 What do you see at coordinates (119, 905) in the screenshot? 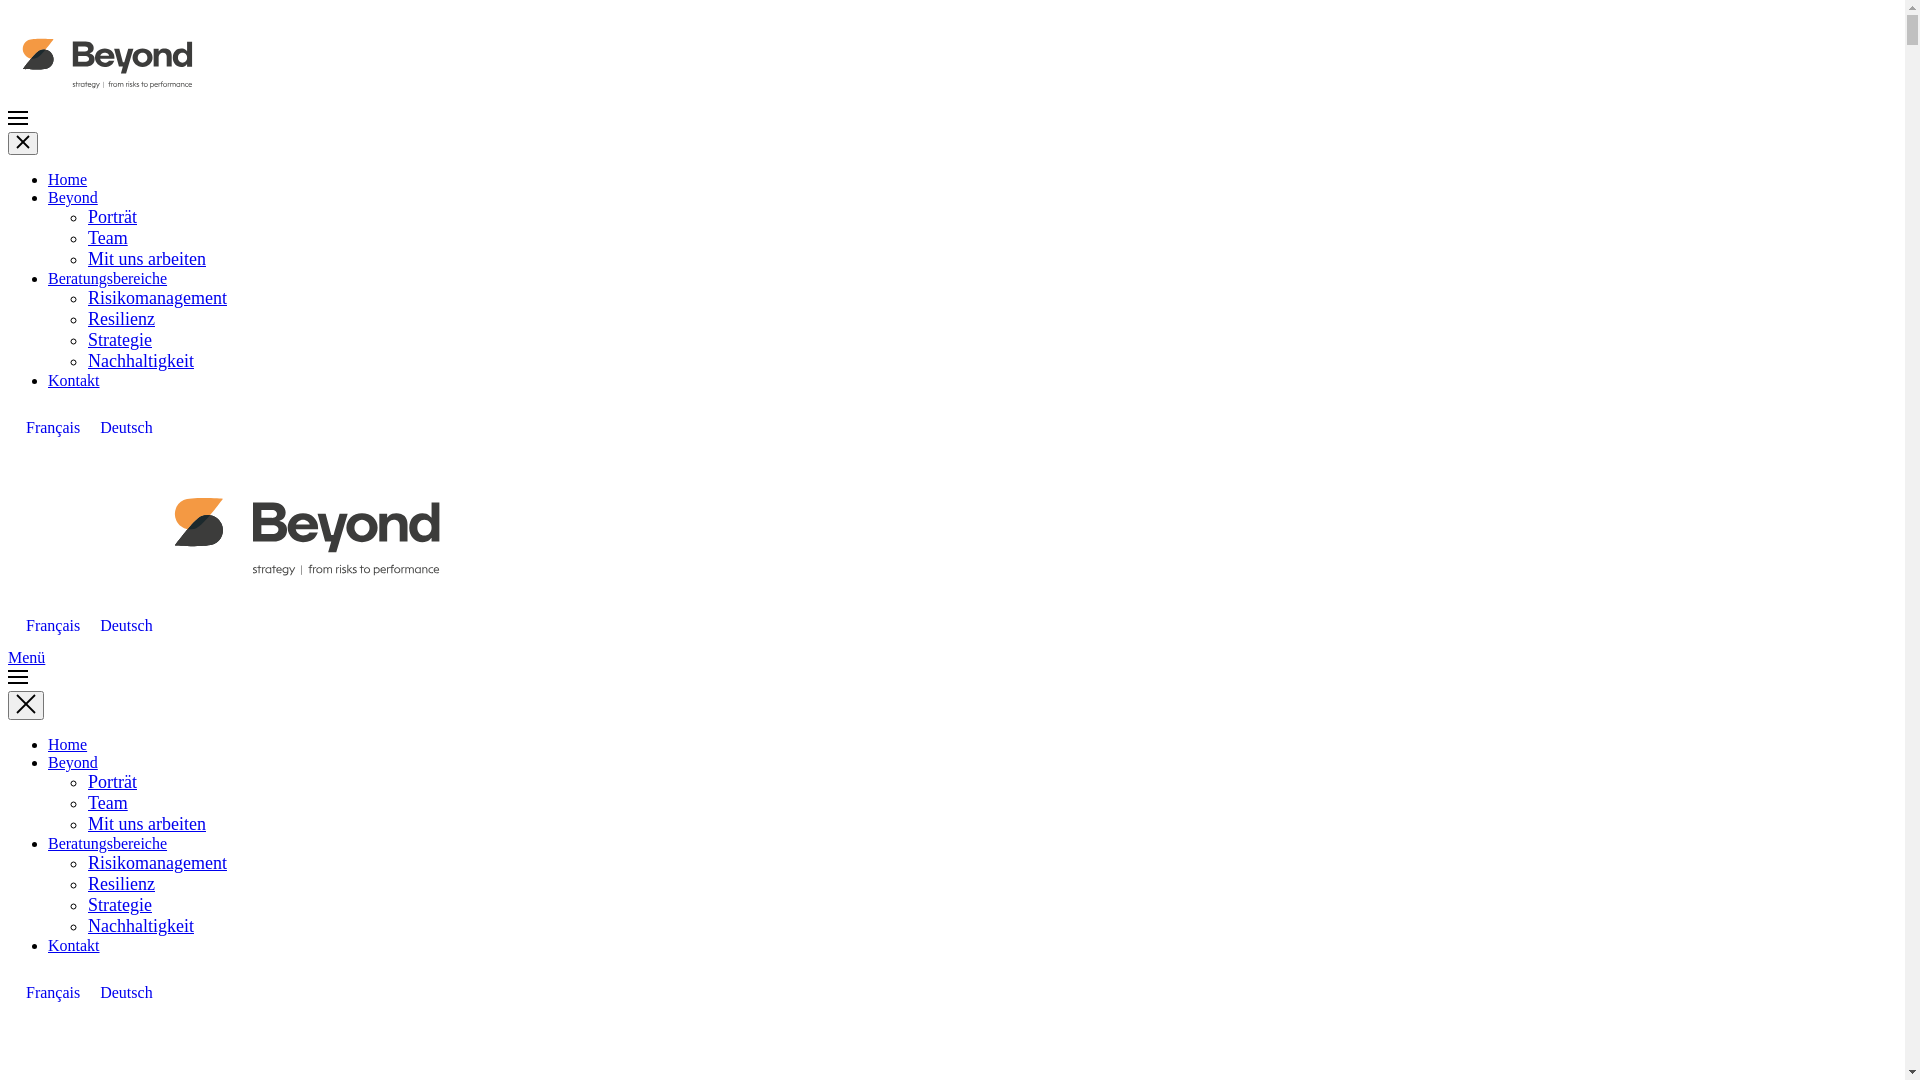
I see `'Strategie'` at bounding box center [119, 905].